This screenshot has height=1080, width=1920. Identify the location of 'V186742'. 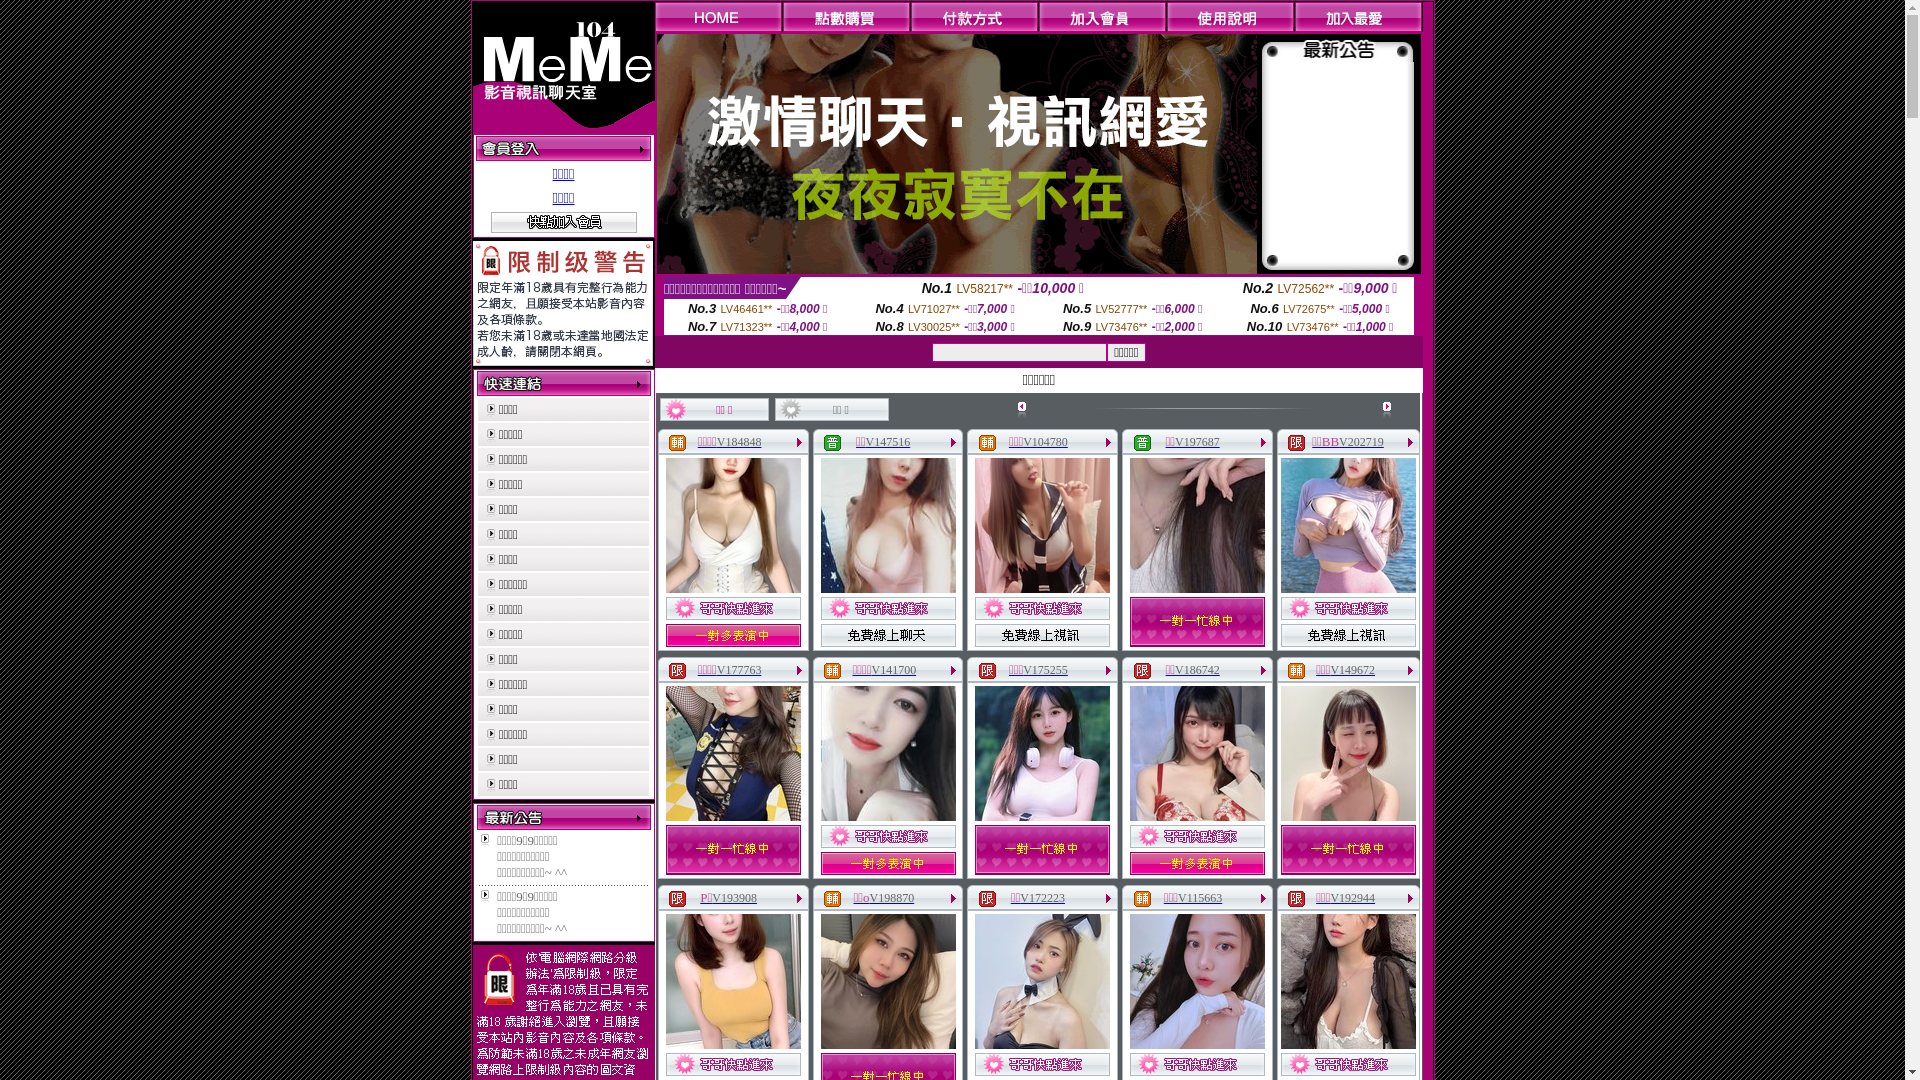
(1175, 670).